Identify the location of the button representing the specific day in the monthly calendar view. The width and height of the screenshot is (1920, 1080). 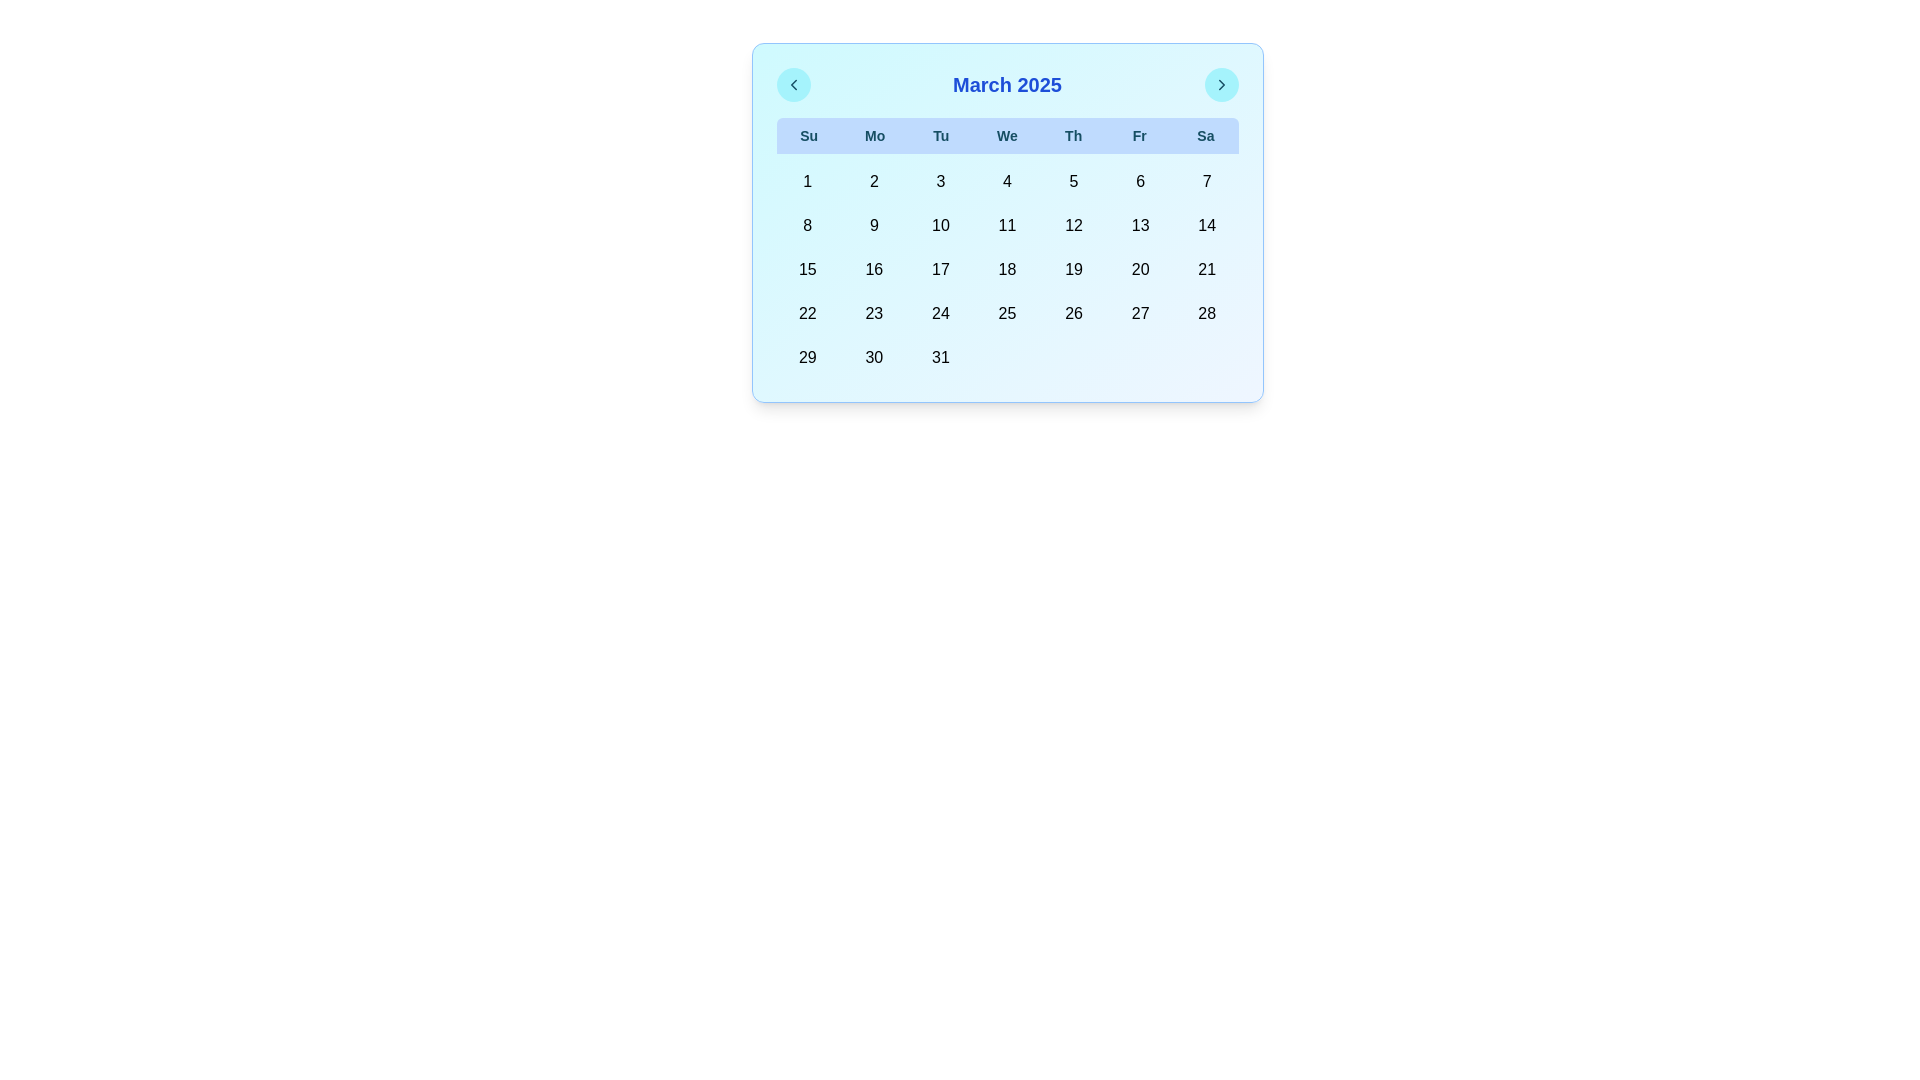
(1073, 270).